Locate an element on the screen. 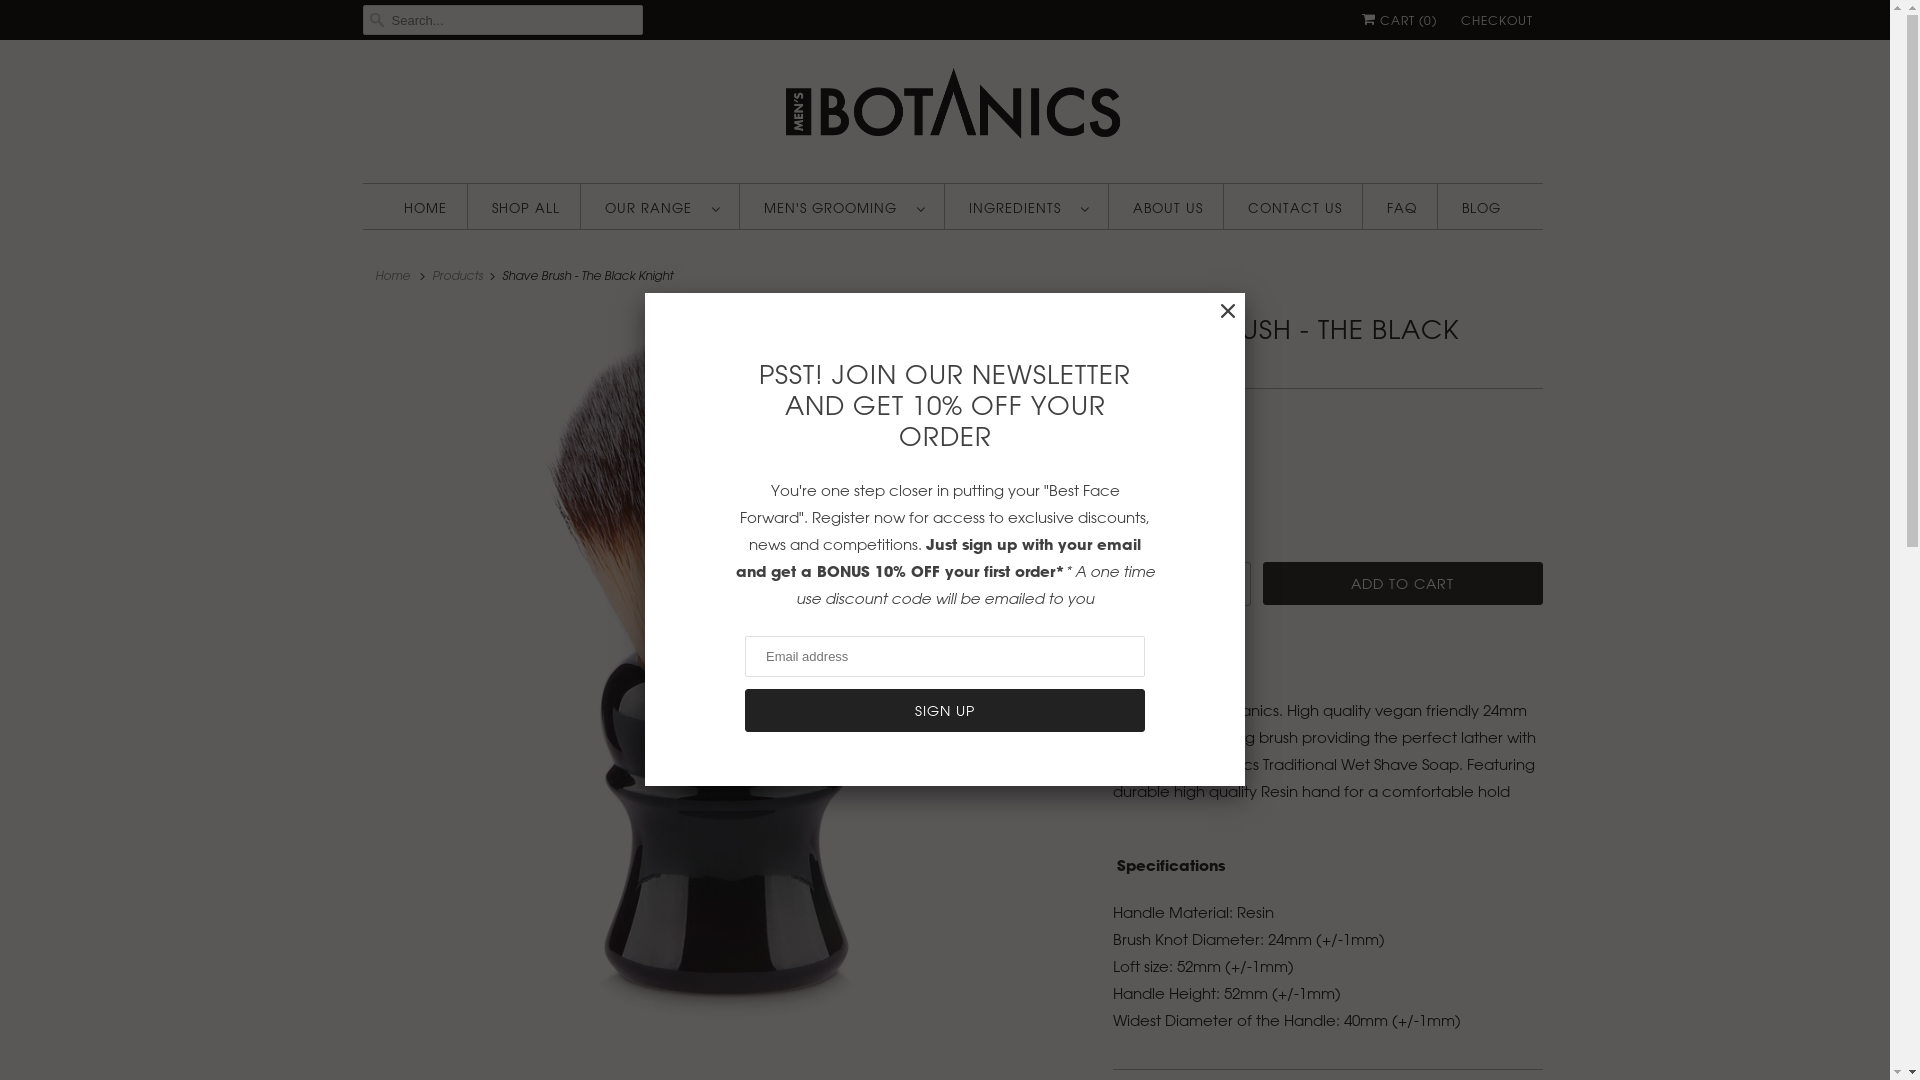  'Mens Botanics Skincare' is located at coordinates (950, 108).